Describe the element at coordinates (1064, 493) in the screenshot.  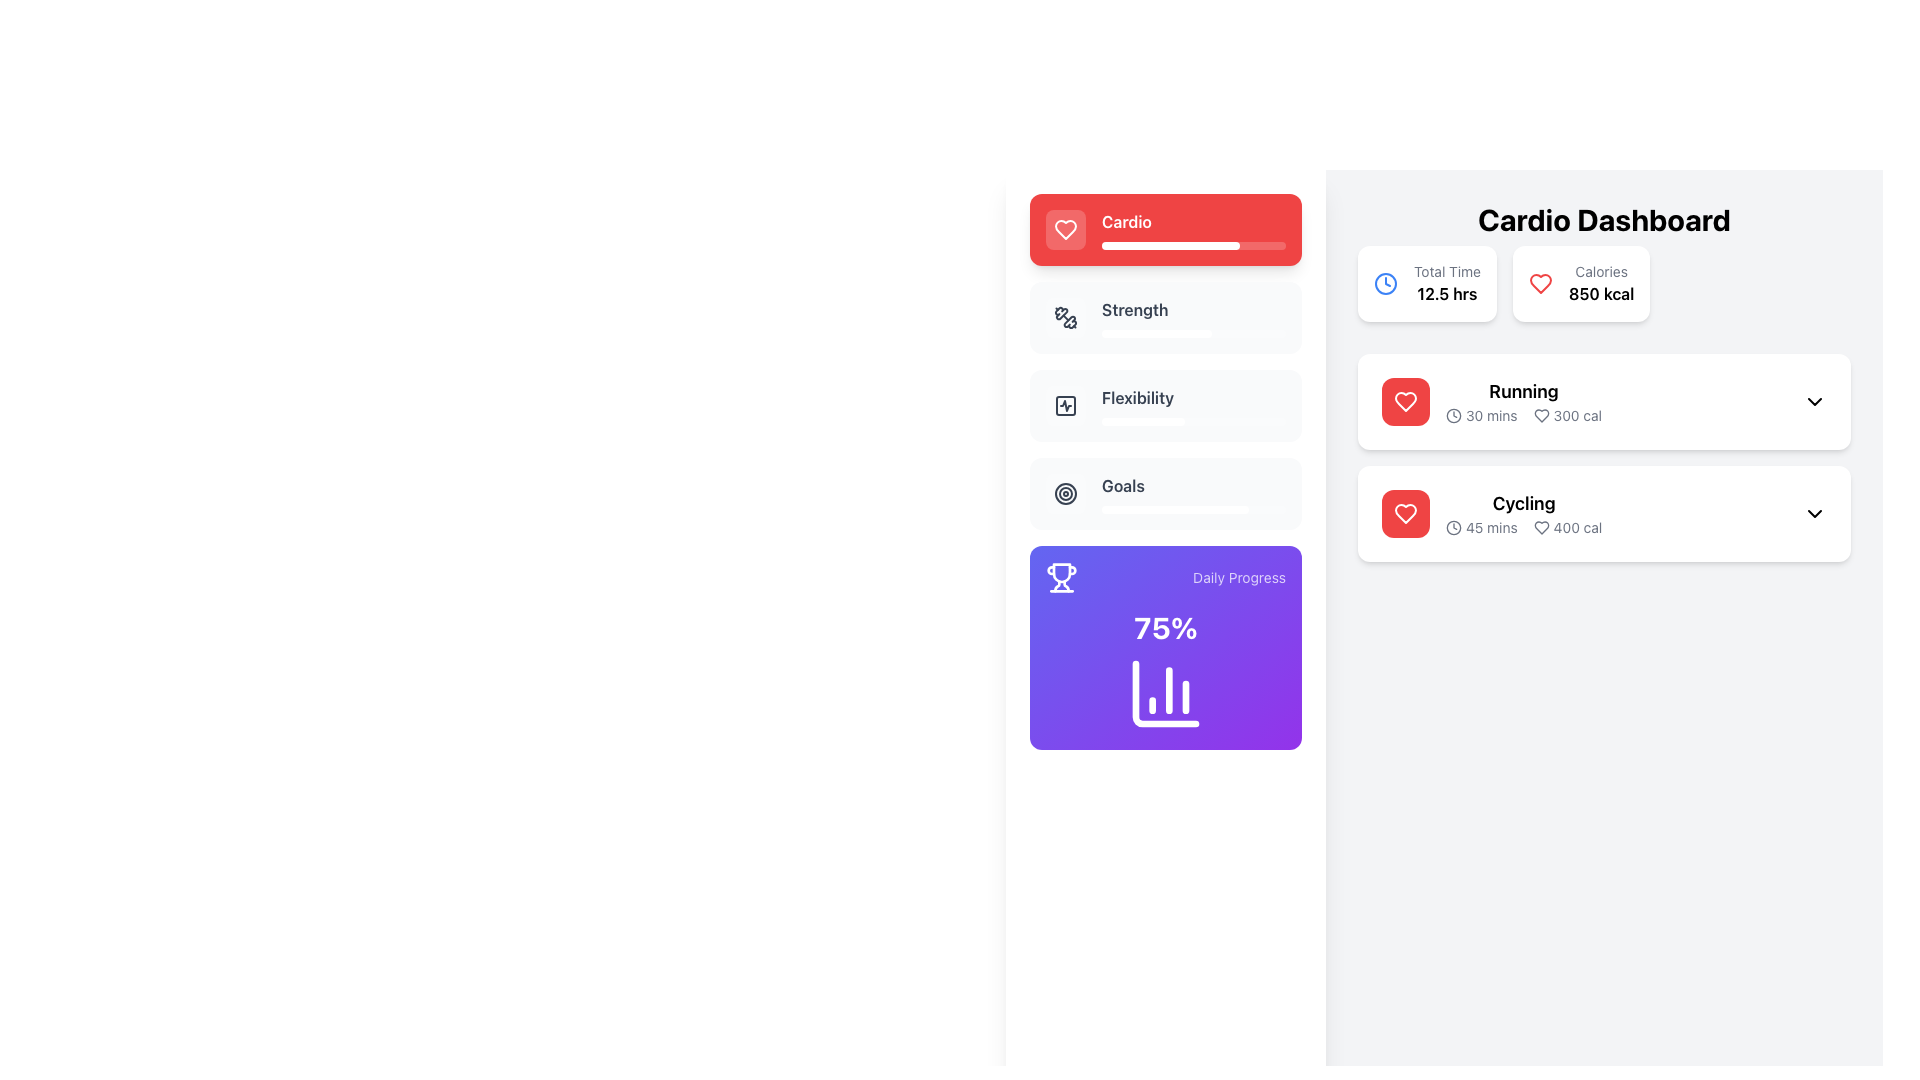
I see `the decorative circular shape within the SVG graphic that forms part of the target icon in the 'Goals' section of the sidebar` at that location.